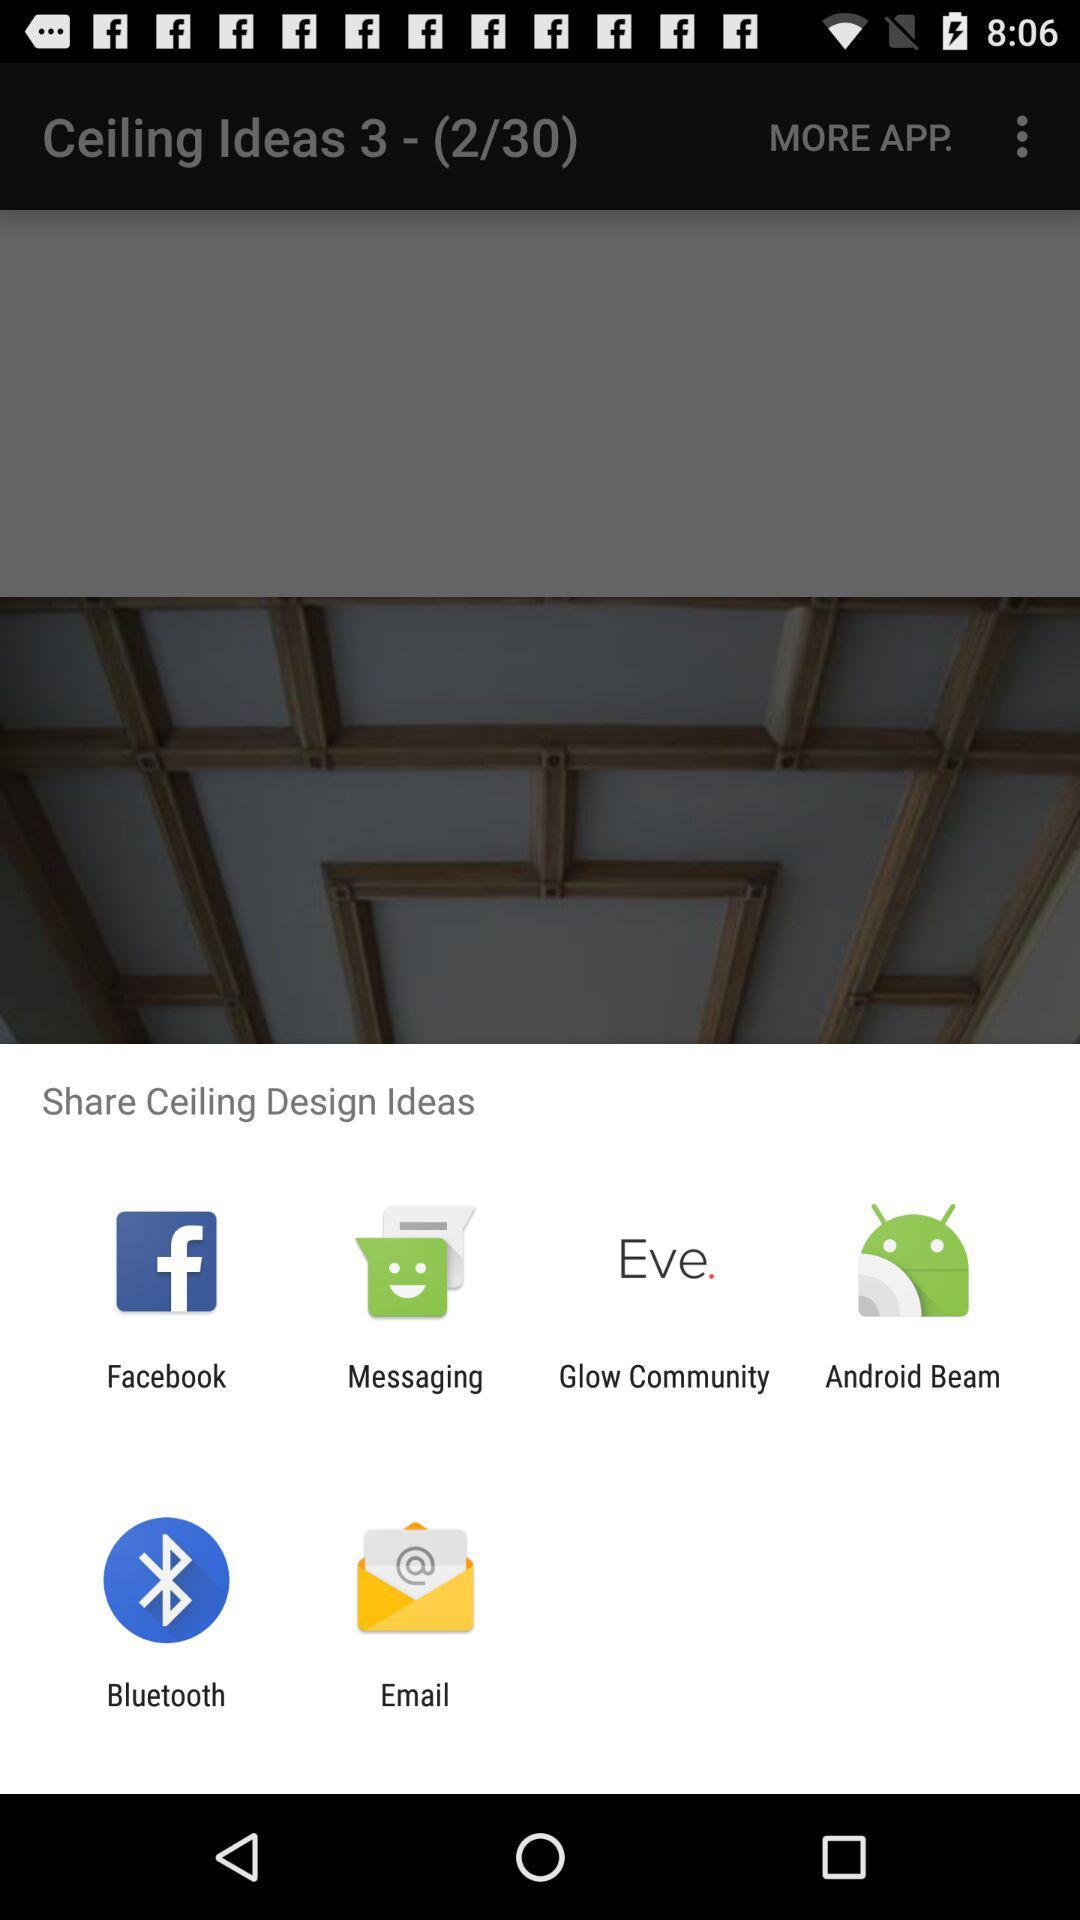 The height and width of the screenshot is (1920, 1080). Describe the element at coordinates (414, 1392) in the screenshot. I see `the messaging icon` at that location.